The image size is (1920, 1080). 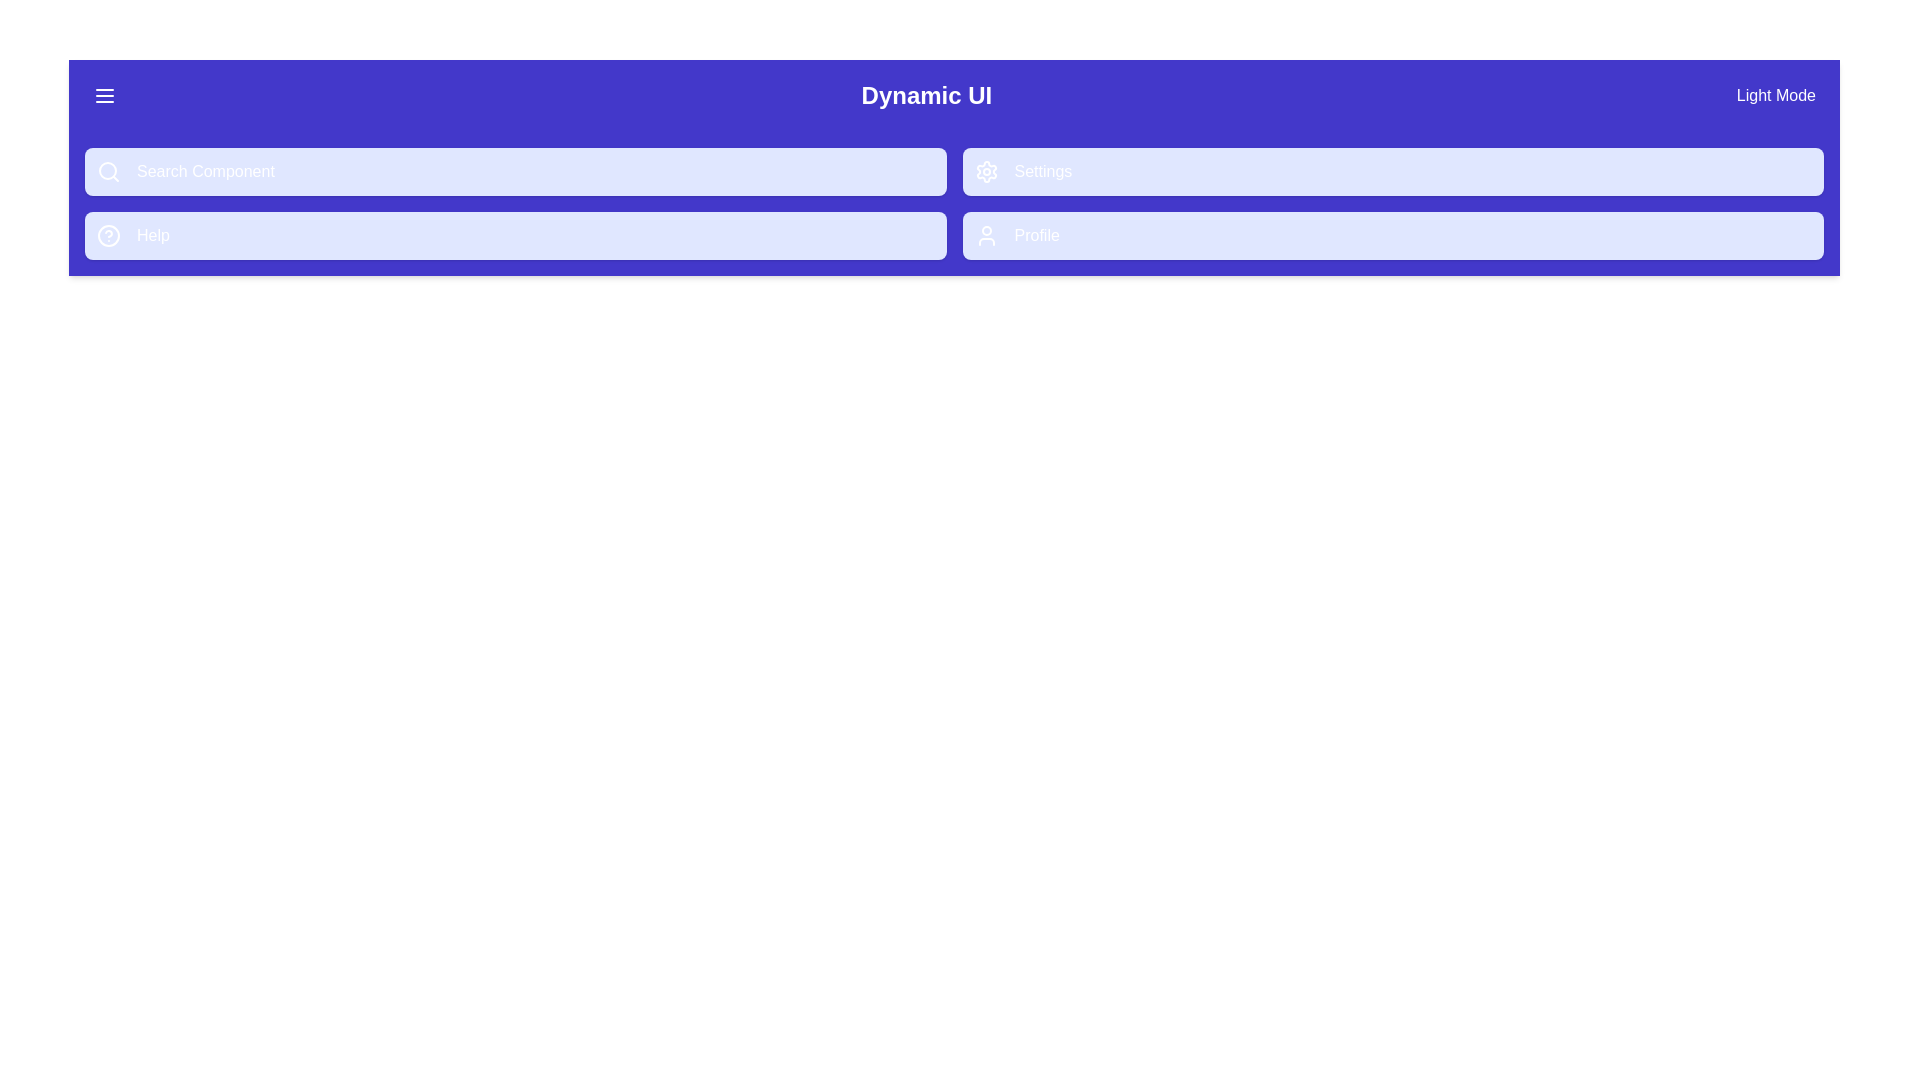 I want to click on the 'Light Mode' button to toggle the mode, so click(x=1776, y=96).